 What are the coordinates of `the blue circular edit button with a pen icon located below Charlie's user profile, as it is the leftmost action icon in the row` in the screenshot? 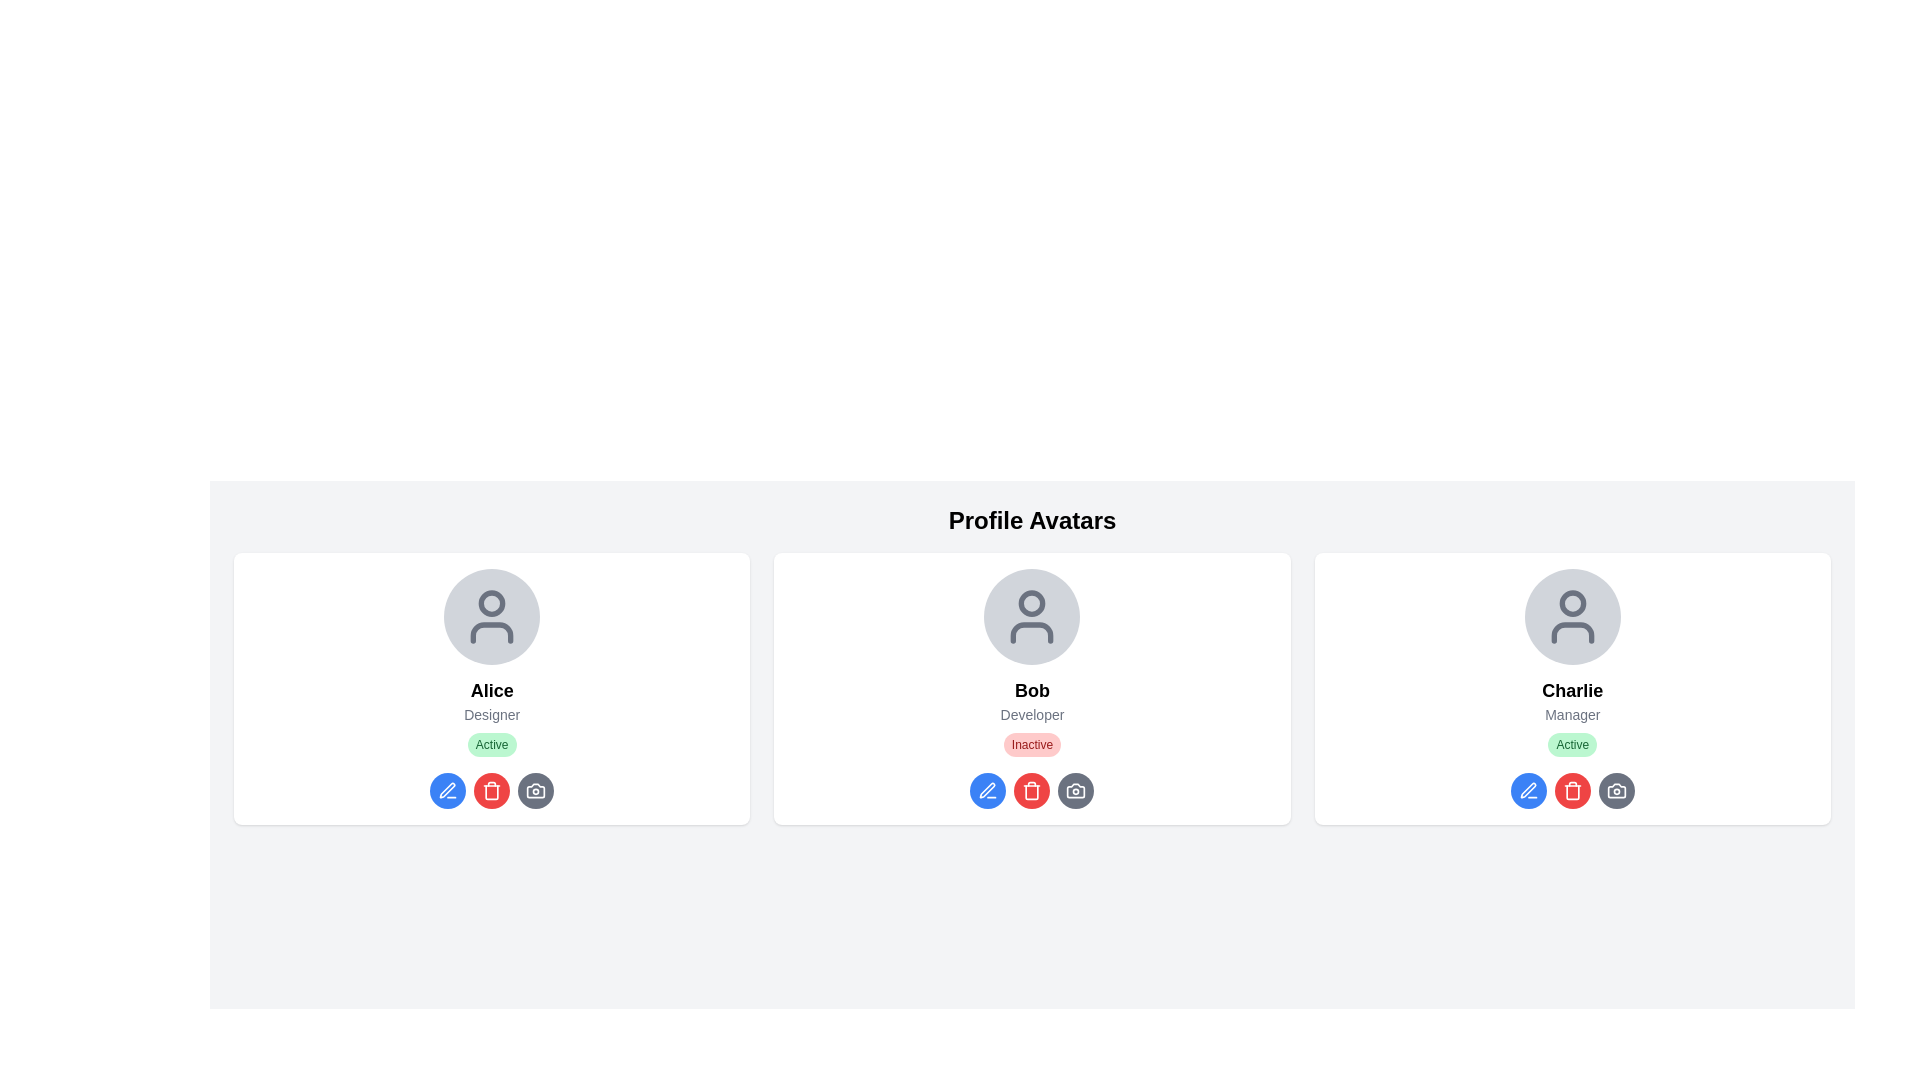 It's located at (1527, 789).